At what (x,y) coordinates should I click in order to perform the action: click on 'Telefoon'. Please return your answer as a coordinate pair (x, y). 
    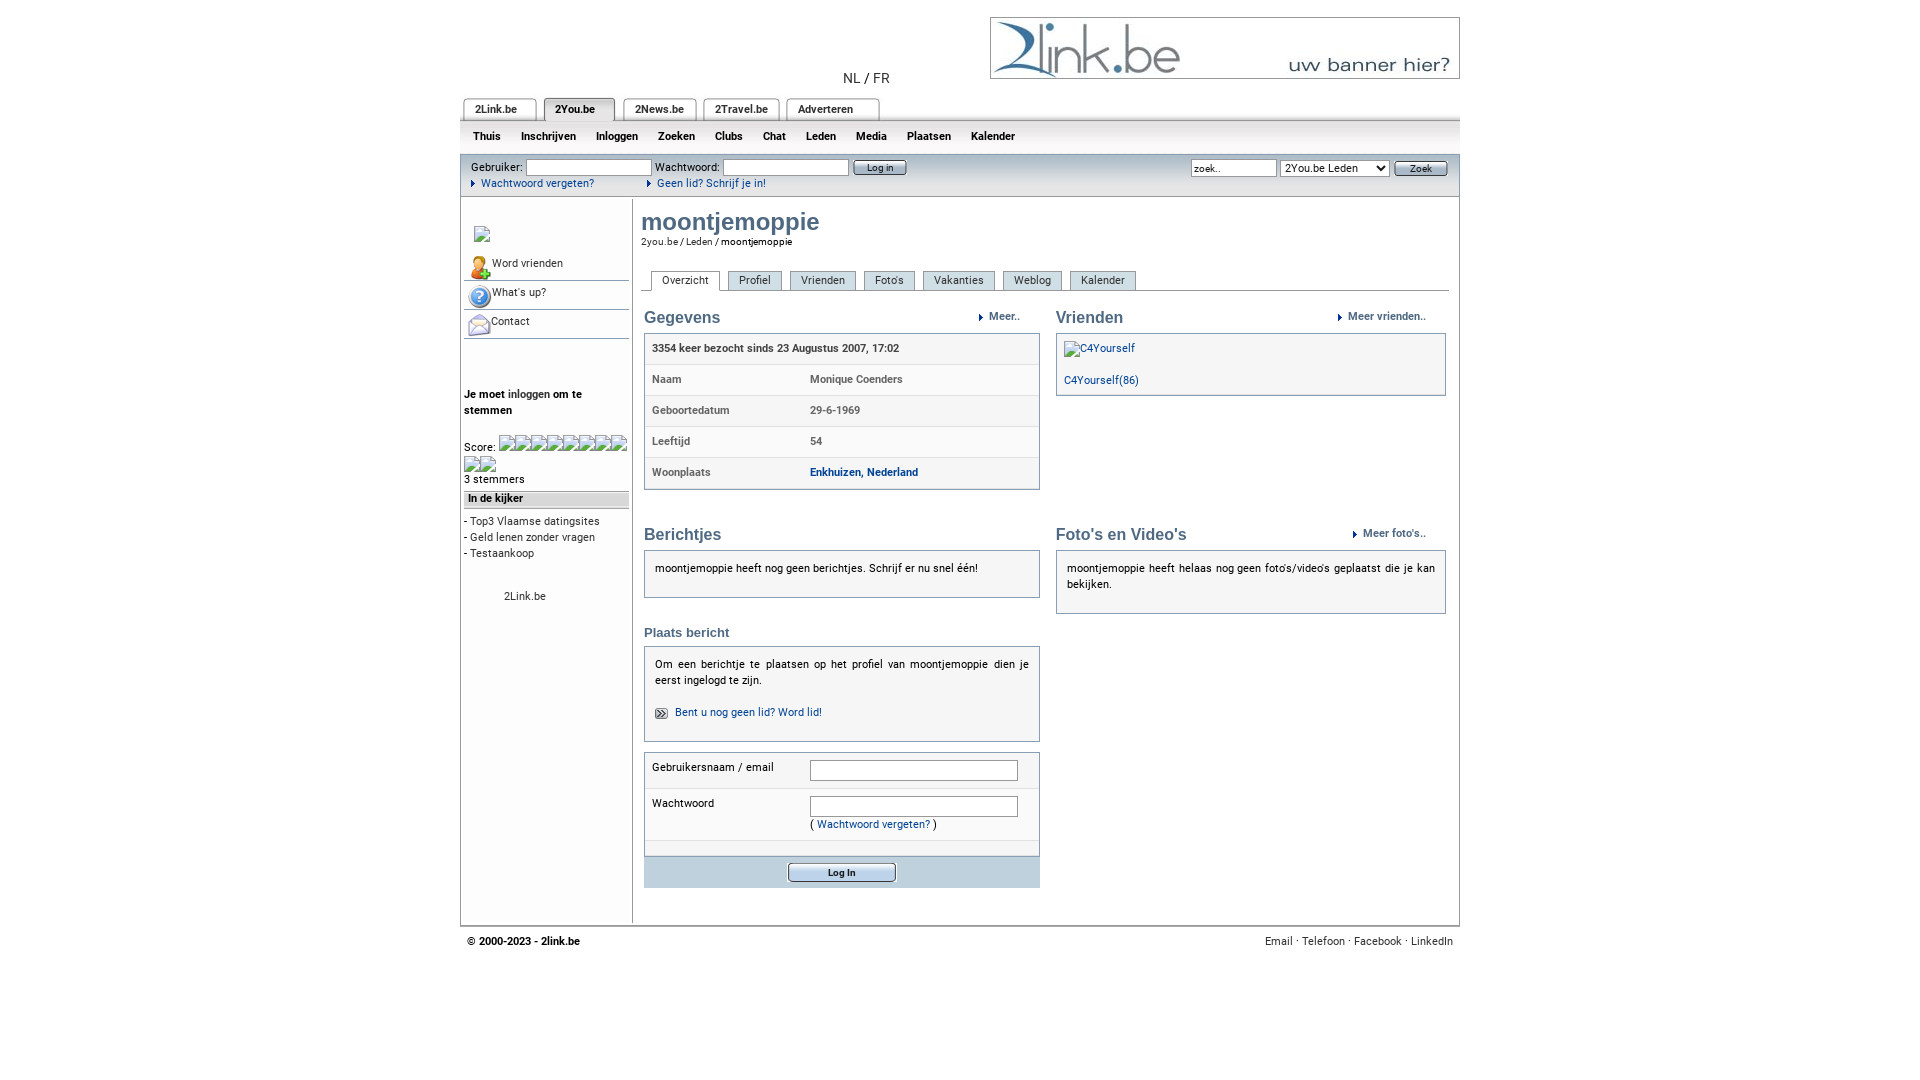
    Looking at the image, I should click on (1323, 941).